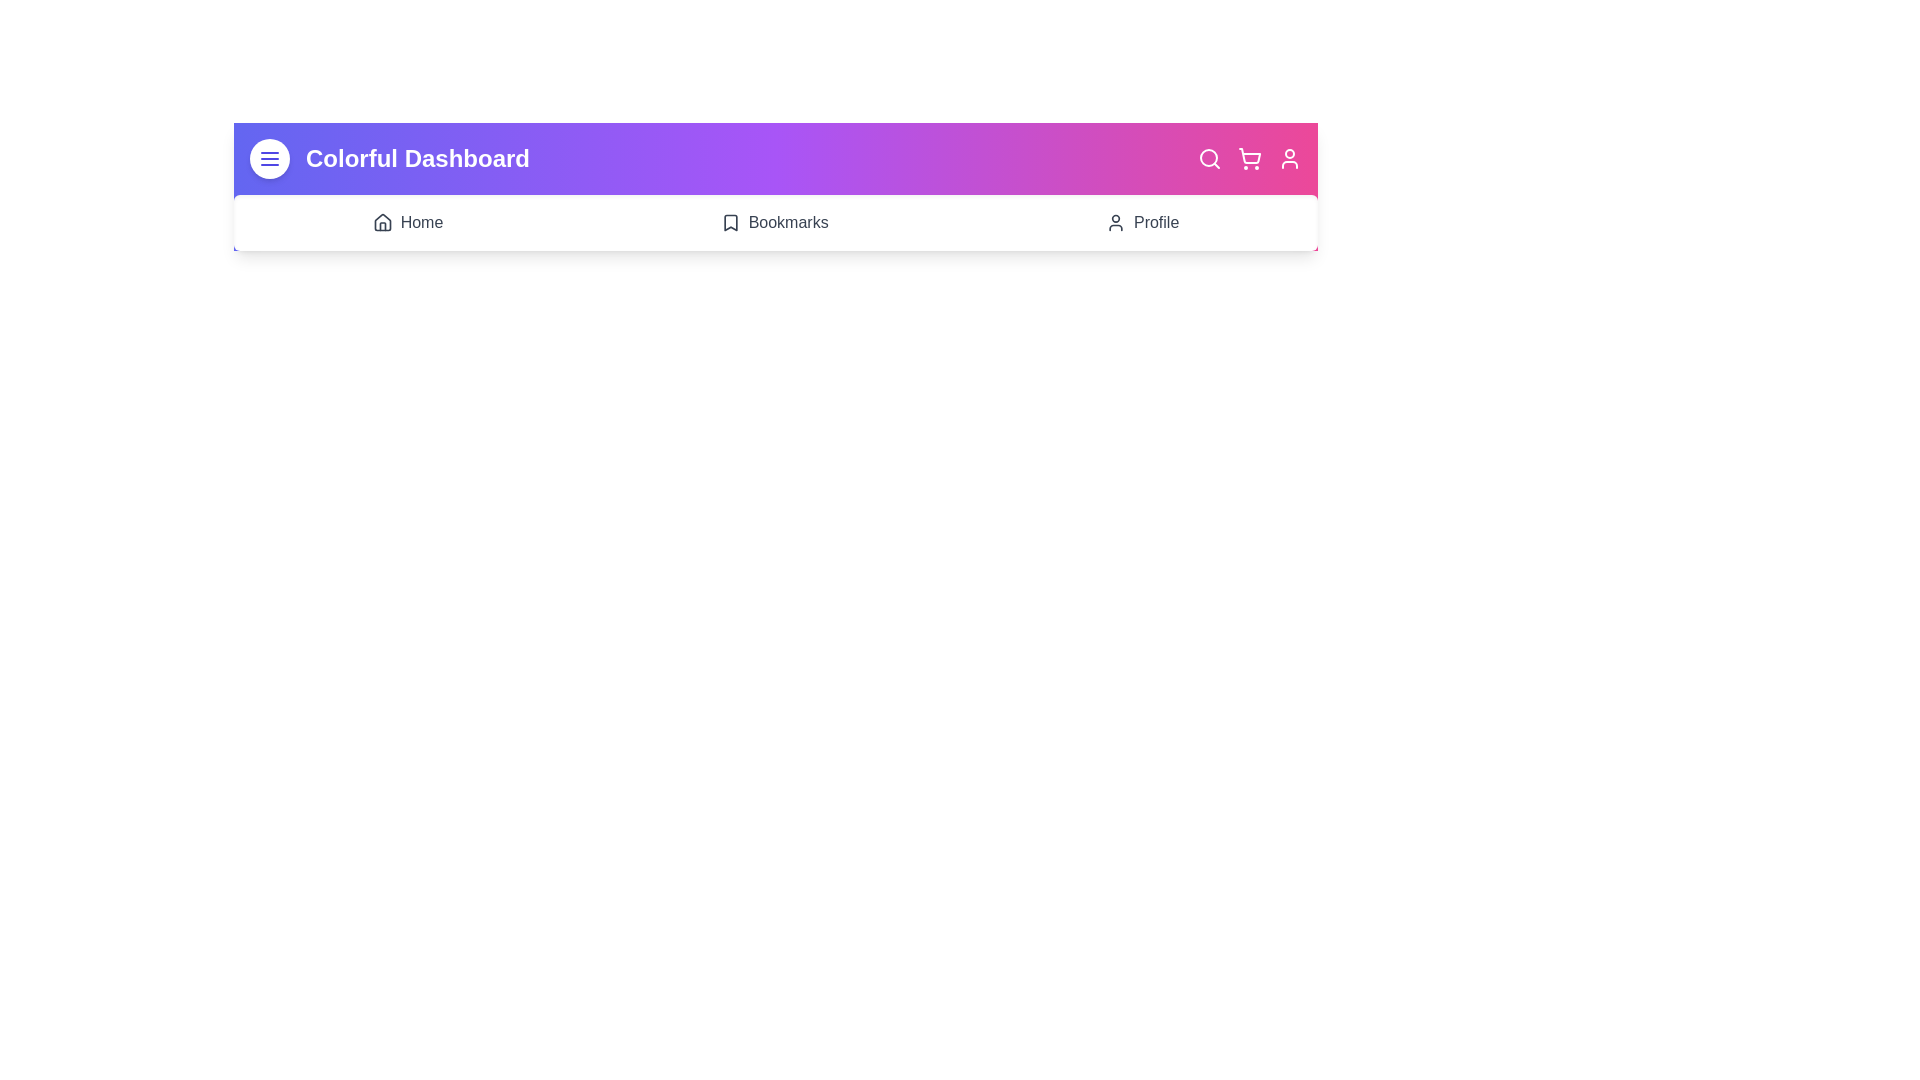 The width and height of the screenshot is (1920, 1080). I want to click on the interactive element User Profile Icon to observe visual feedback, so click(1290, 157).